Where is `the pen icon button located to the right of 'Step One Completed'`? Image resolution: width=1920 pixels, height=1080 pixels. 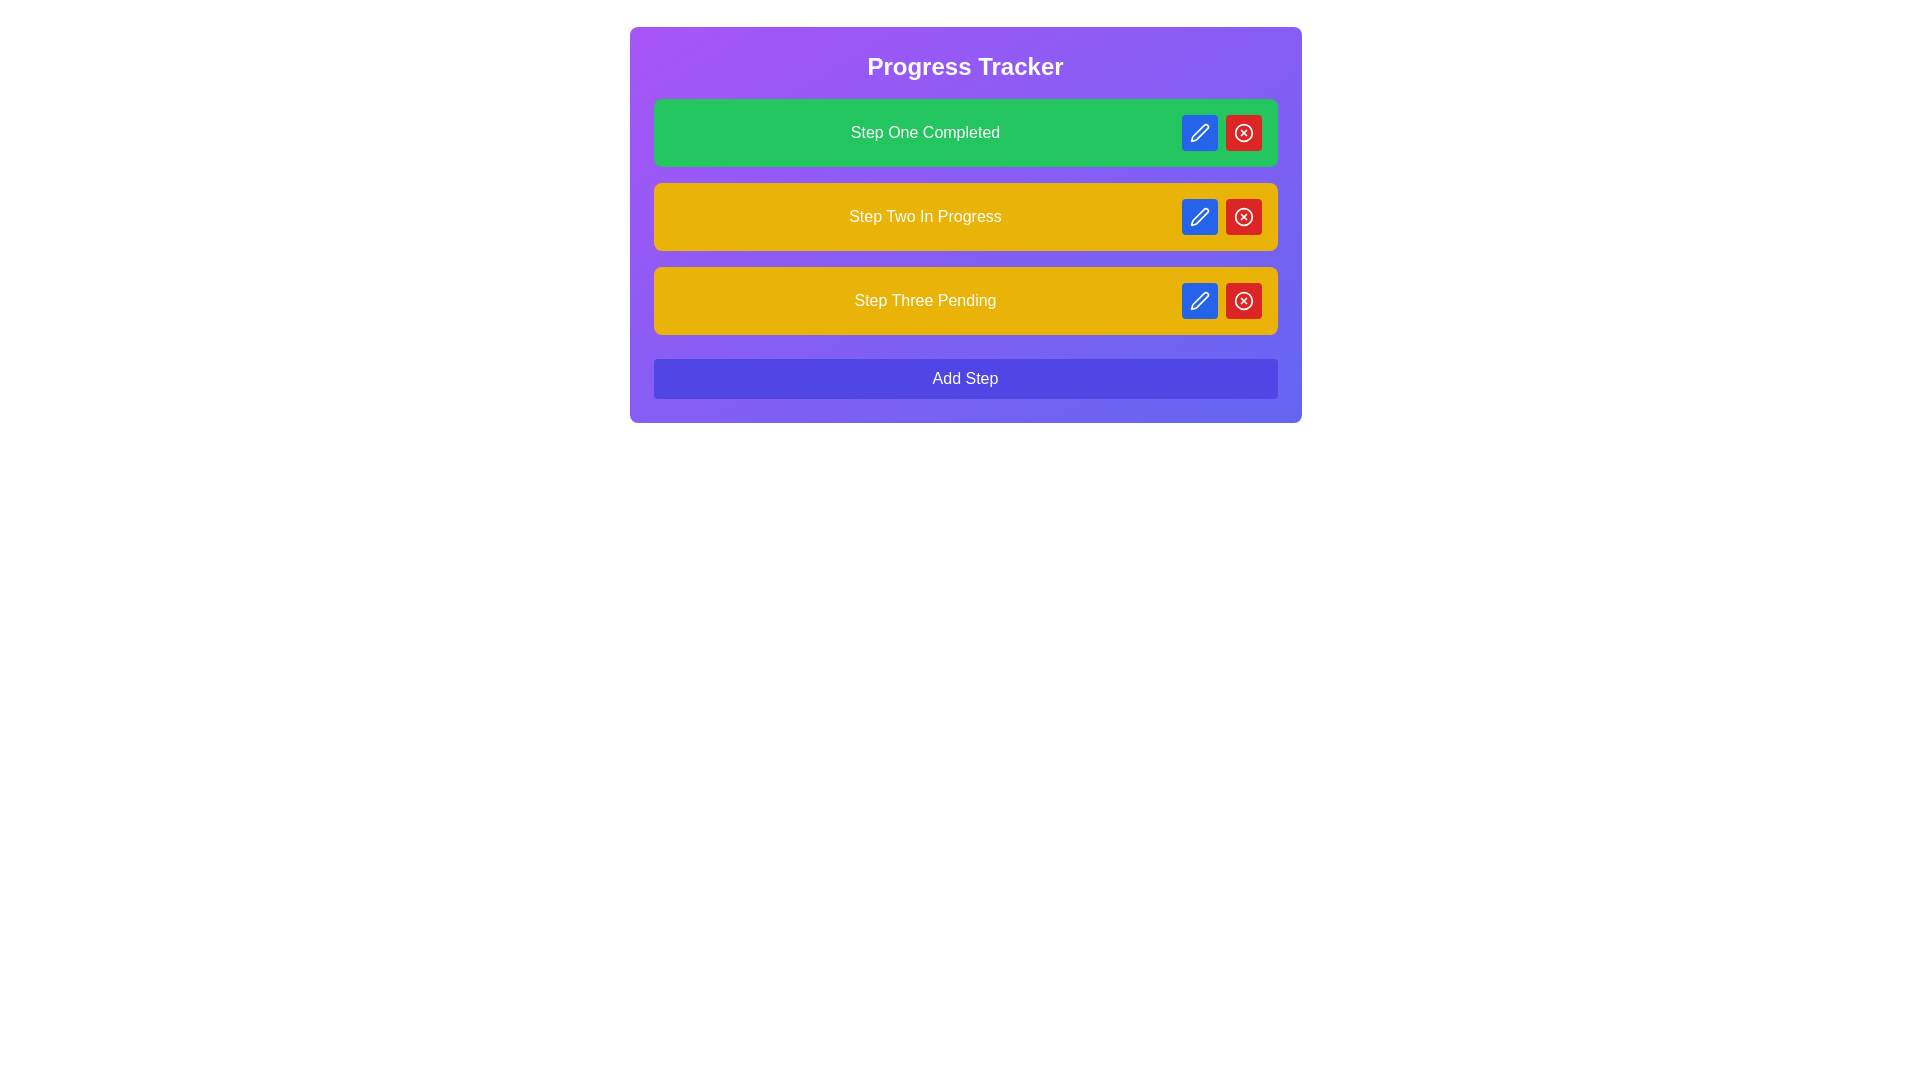 the pen icon button located to the right of 'Step One Completed' is located at coordinates (1199, 132).